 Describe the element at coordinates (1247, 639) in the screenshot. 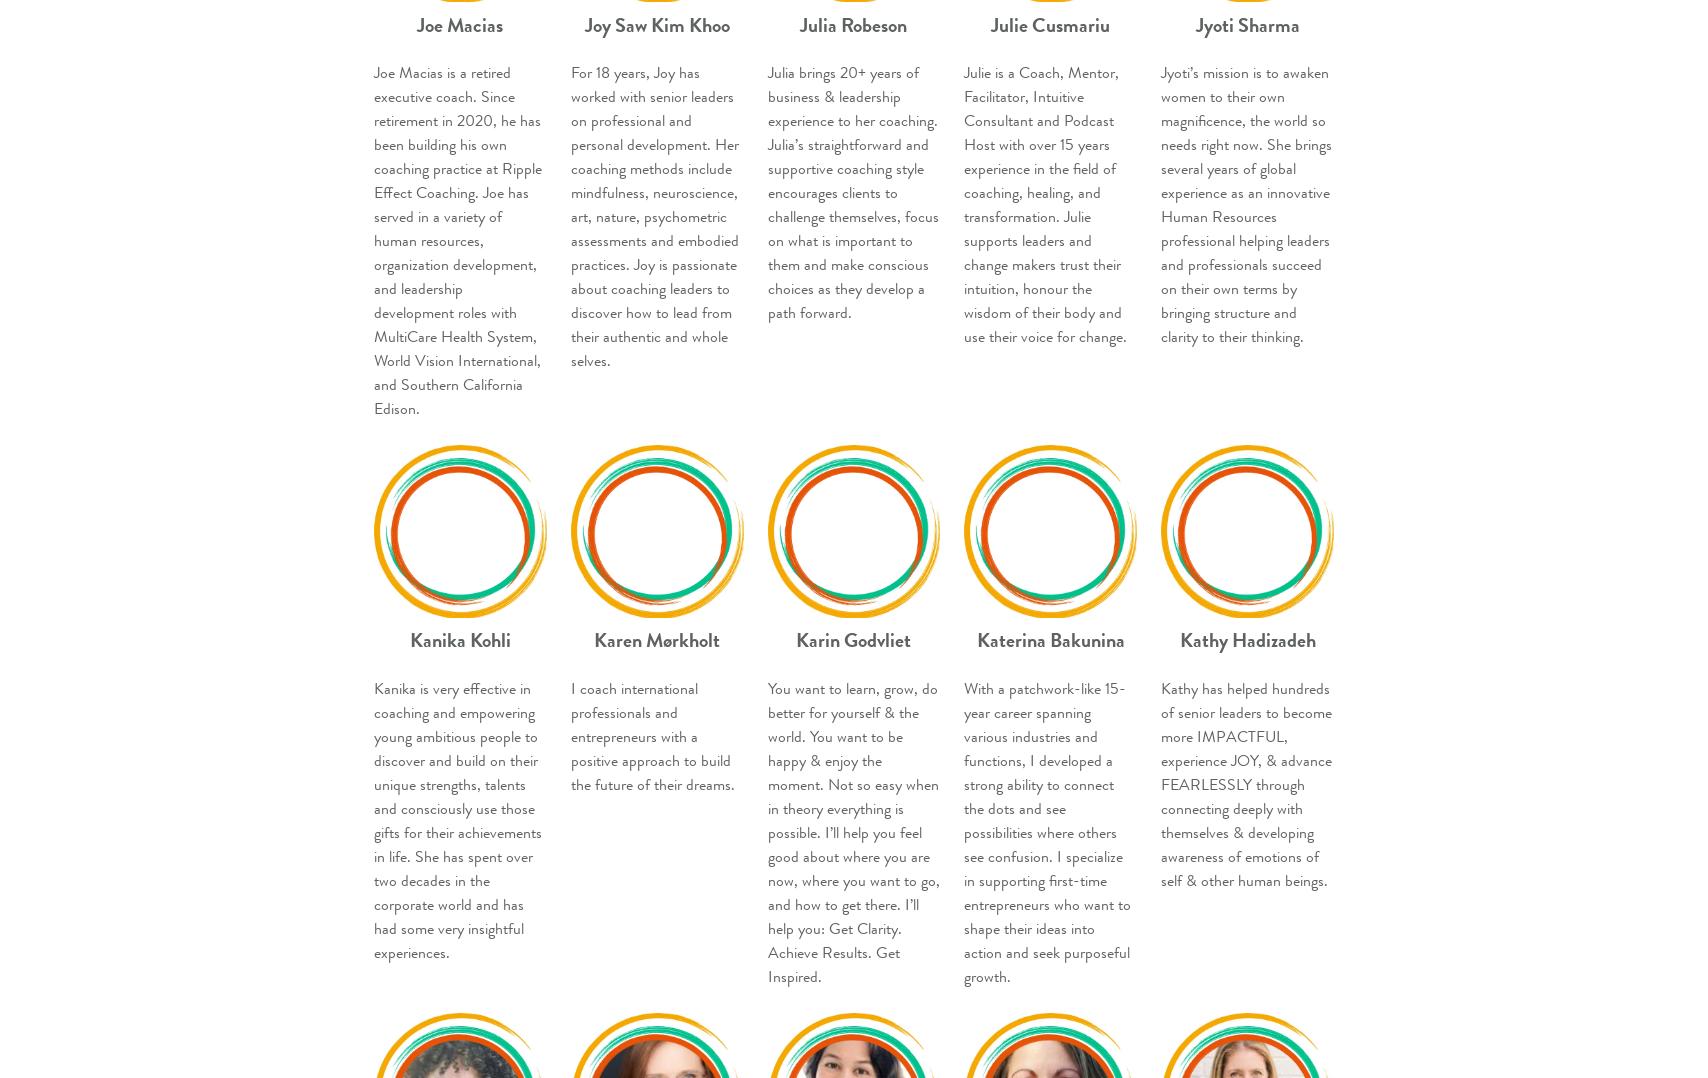

I see `'Kathy Hadizadeh'` at that location.